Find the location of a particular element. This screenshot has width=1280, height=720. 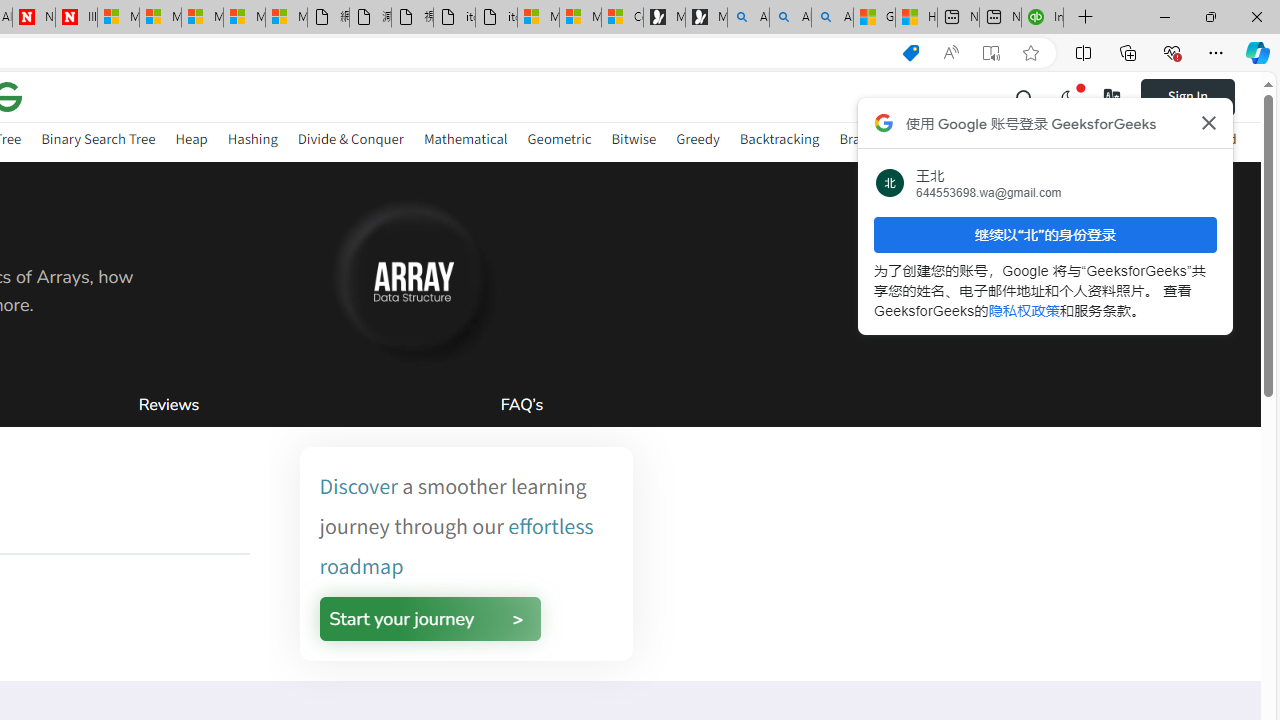

'Greedy' is located at coordinates (697, 138).